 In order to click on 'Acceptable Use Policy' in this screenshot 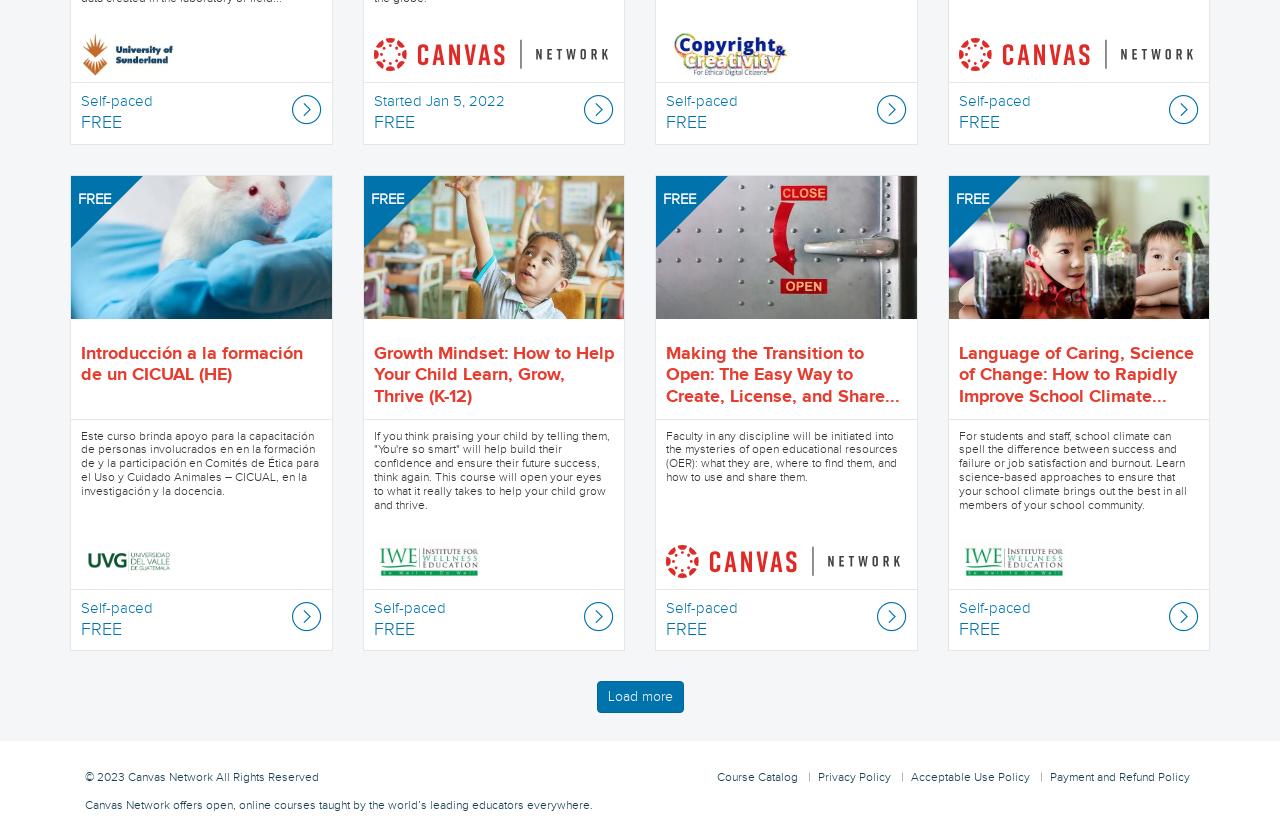, I will do `click(970, 775)`.